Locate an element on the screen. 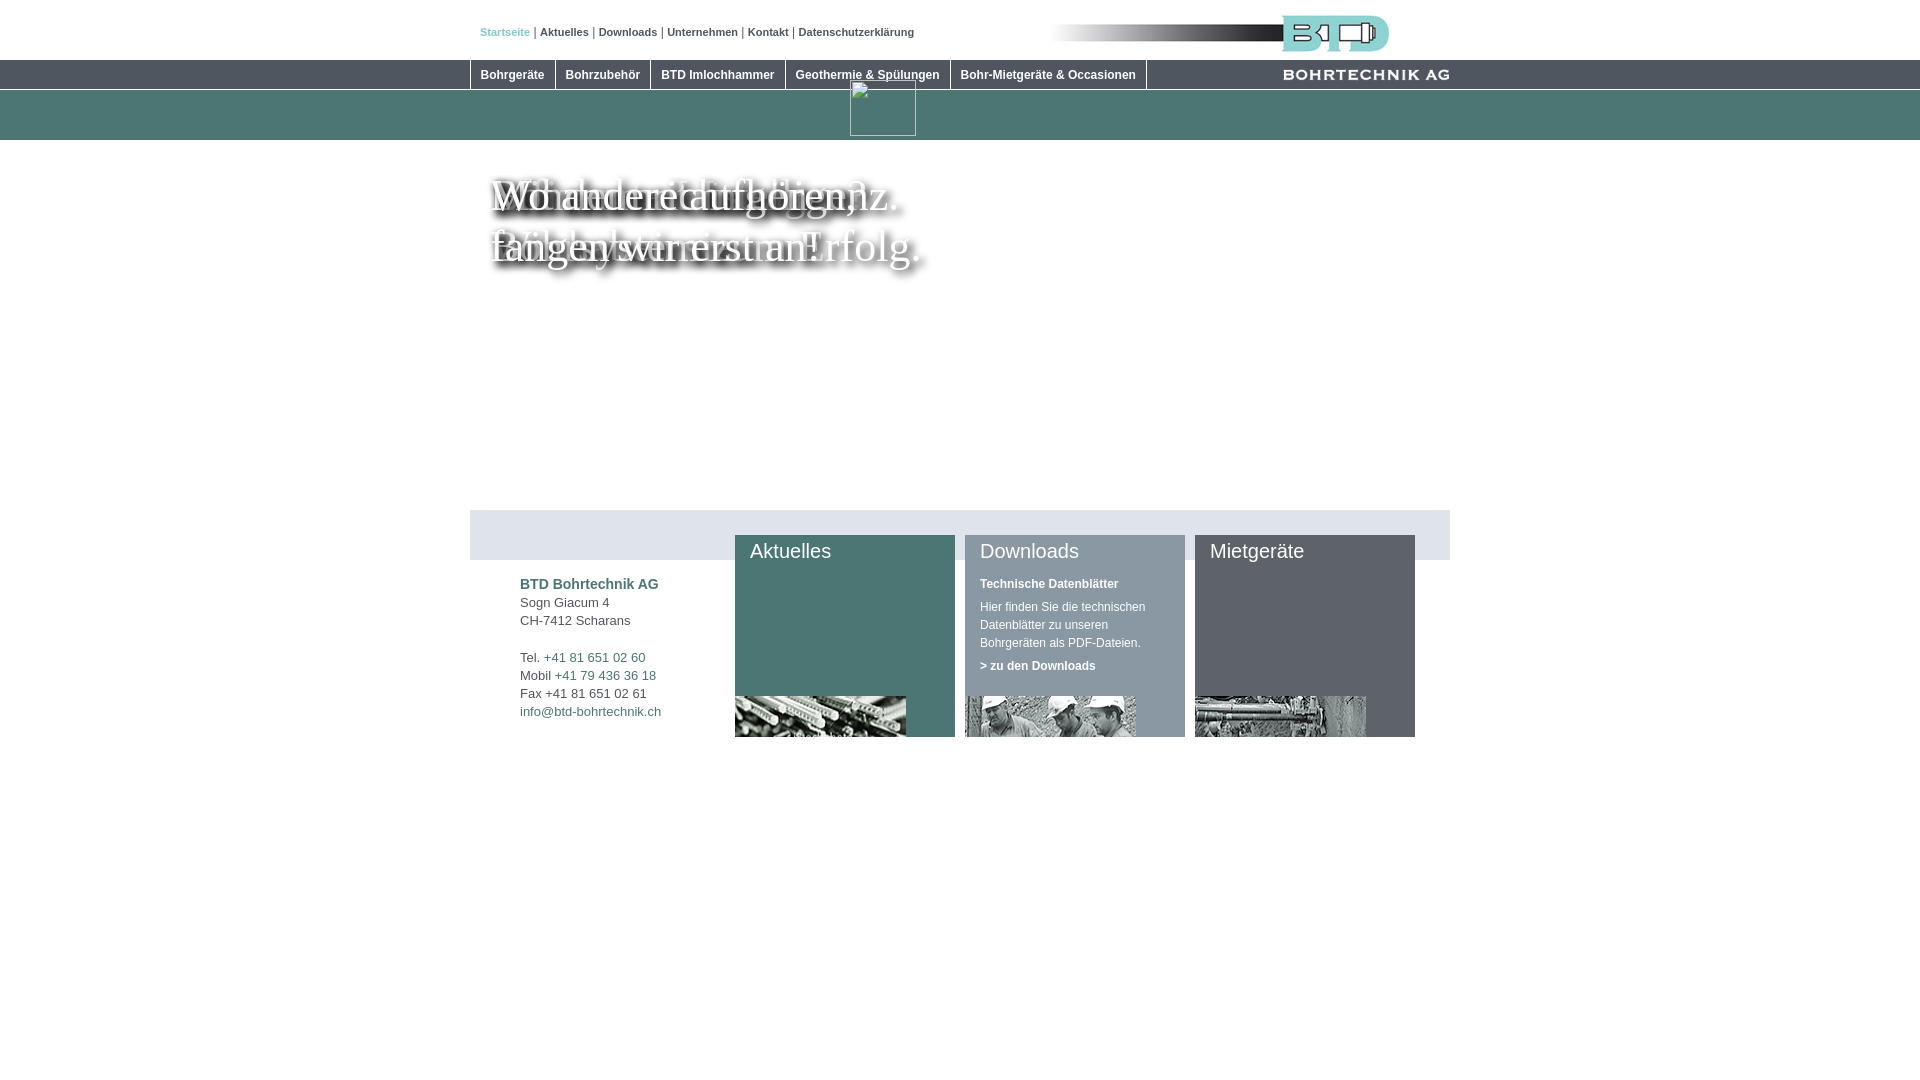 The image size is (1920, 1080). '+41 81 651 02 60' is located at coordinates (543, 657).